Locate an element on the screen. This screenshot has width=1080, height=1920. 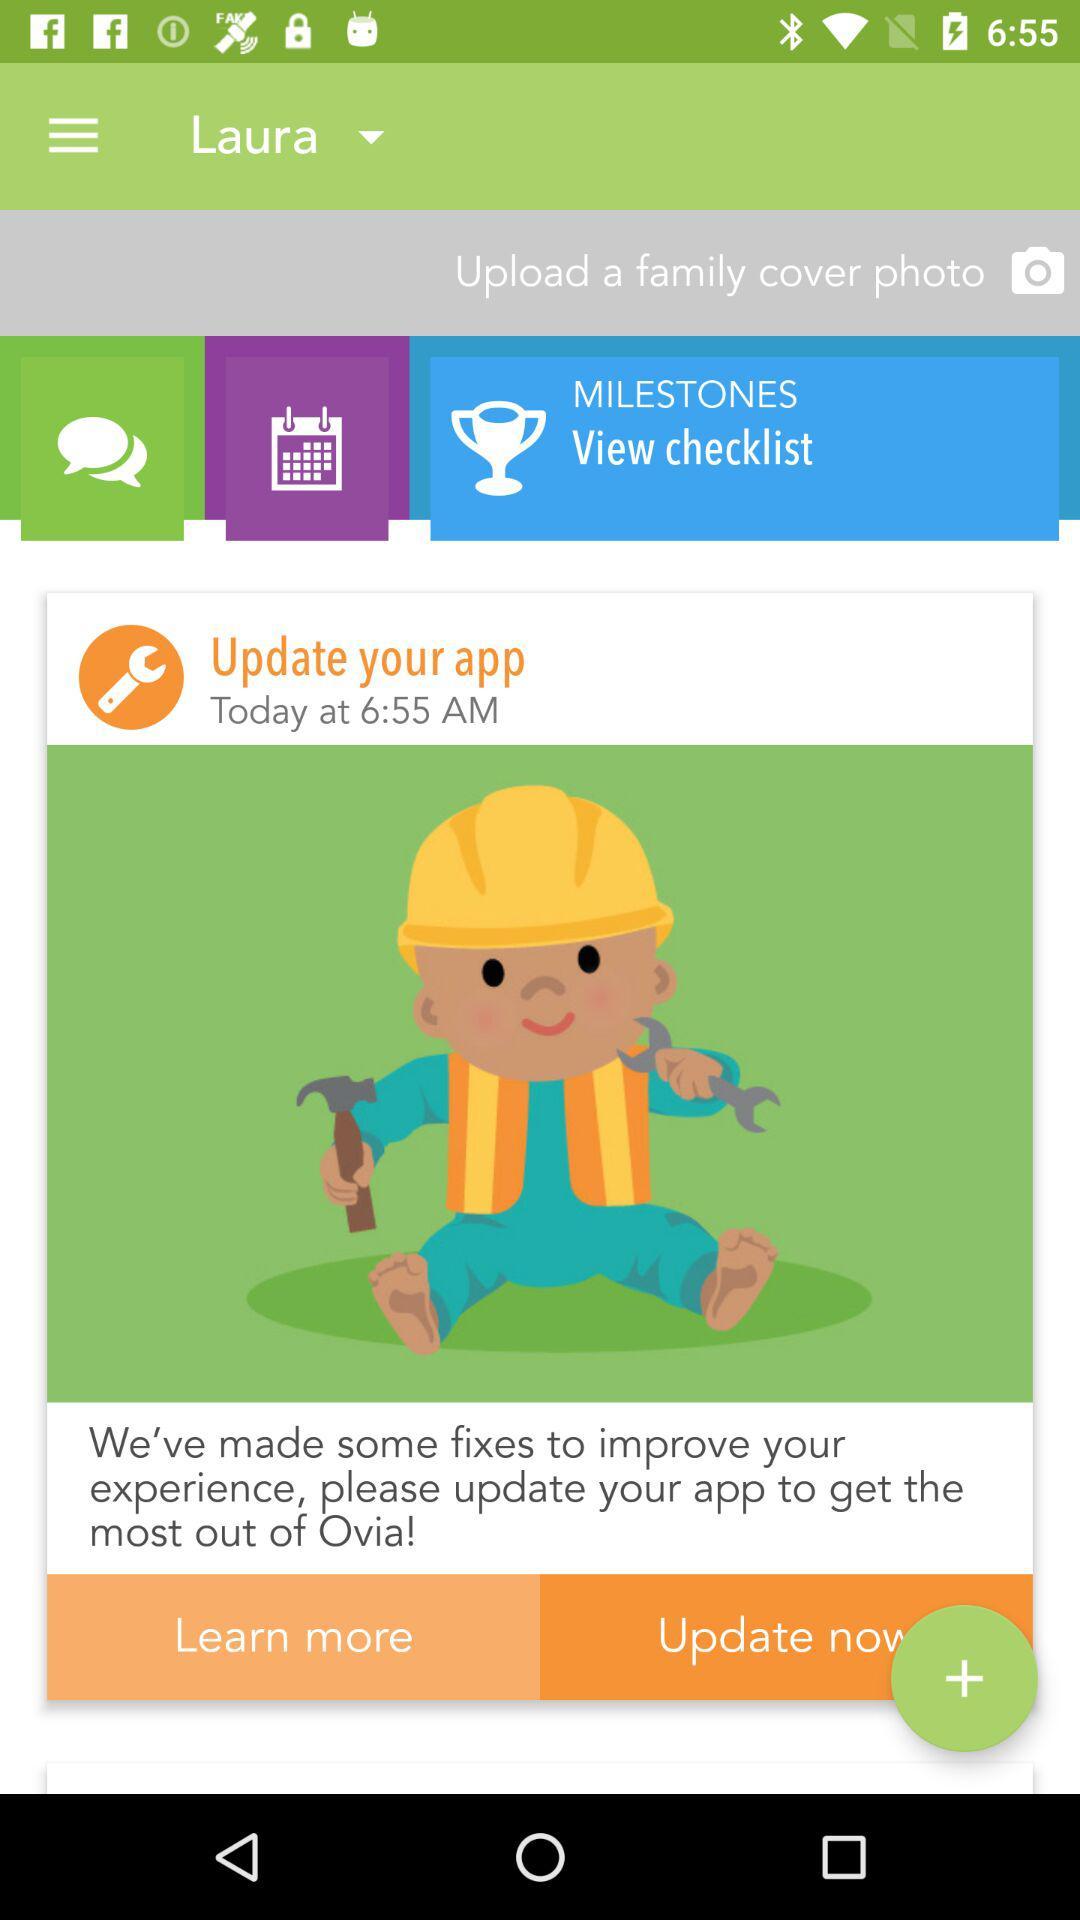
upload a family is located at coordinates (540, 272).